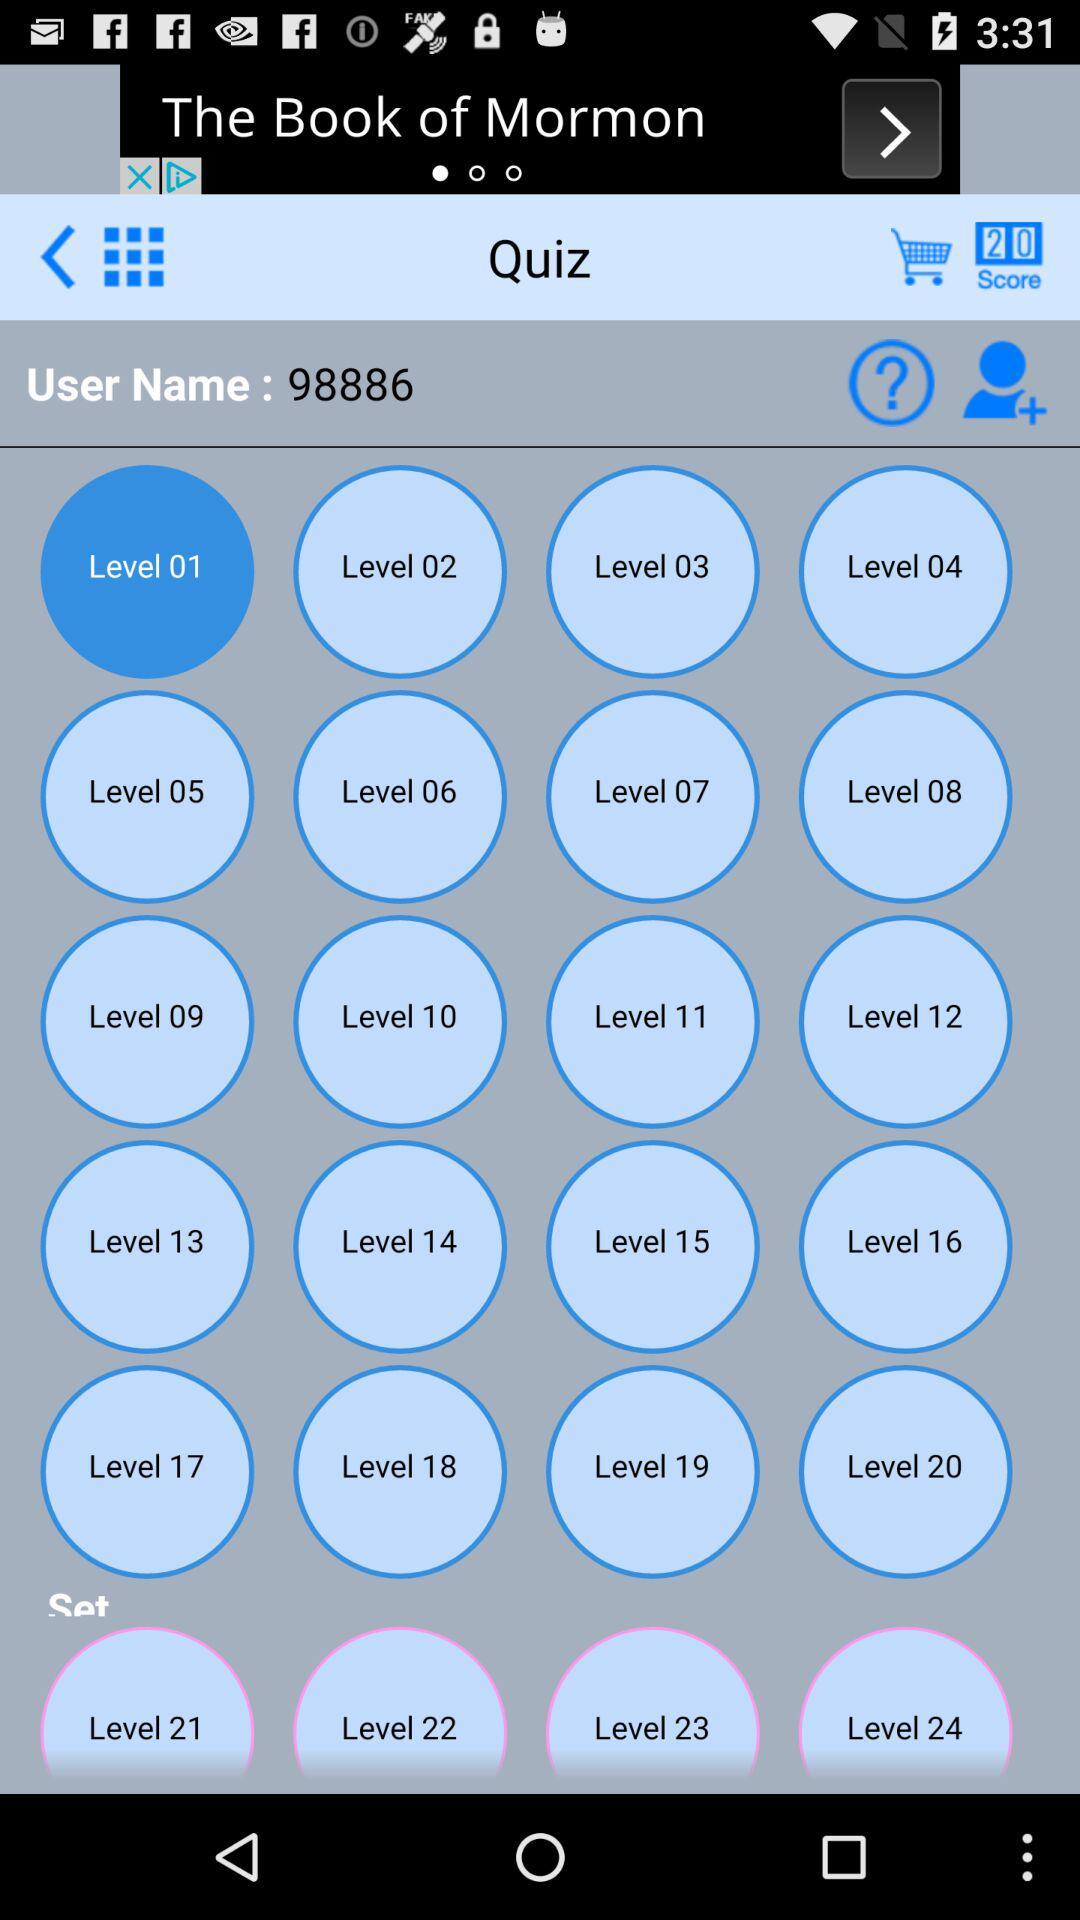 This screenshot has width=1080, height=1920. What do you see at coordinates (1008, 255) in the screenshot?
I see `see score` at bounding box center [1008, 255].